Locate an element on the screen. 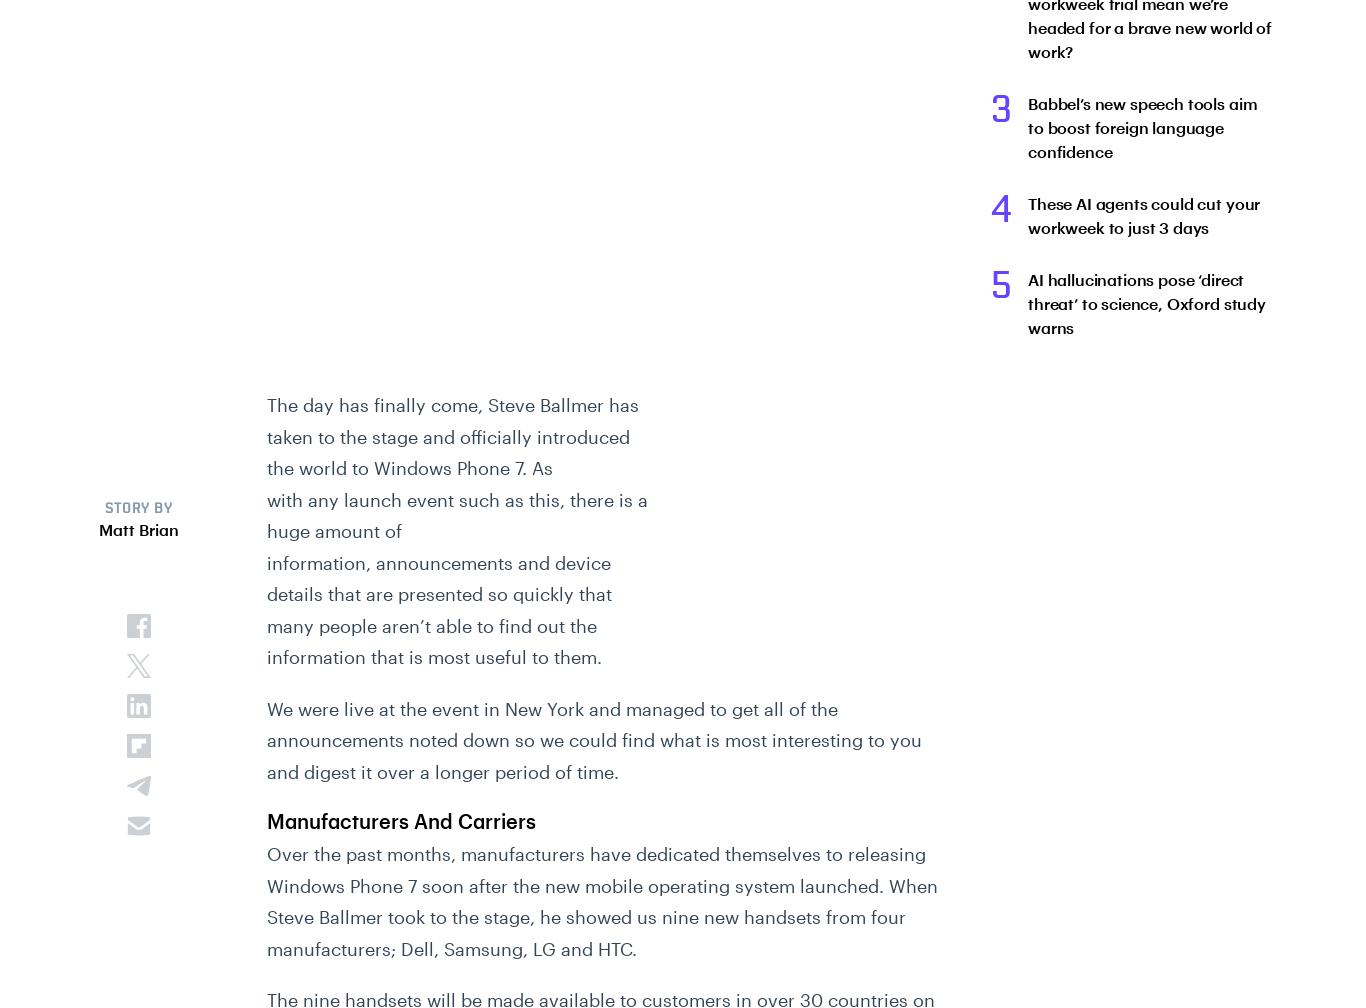 This screenshot has height=1008, width=1366. 'Babbel’s new speech tools aim to boost foreign language confidence' is located at coordinates (1142, 127).